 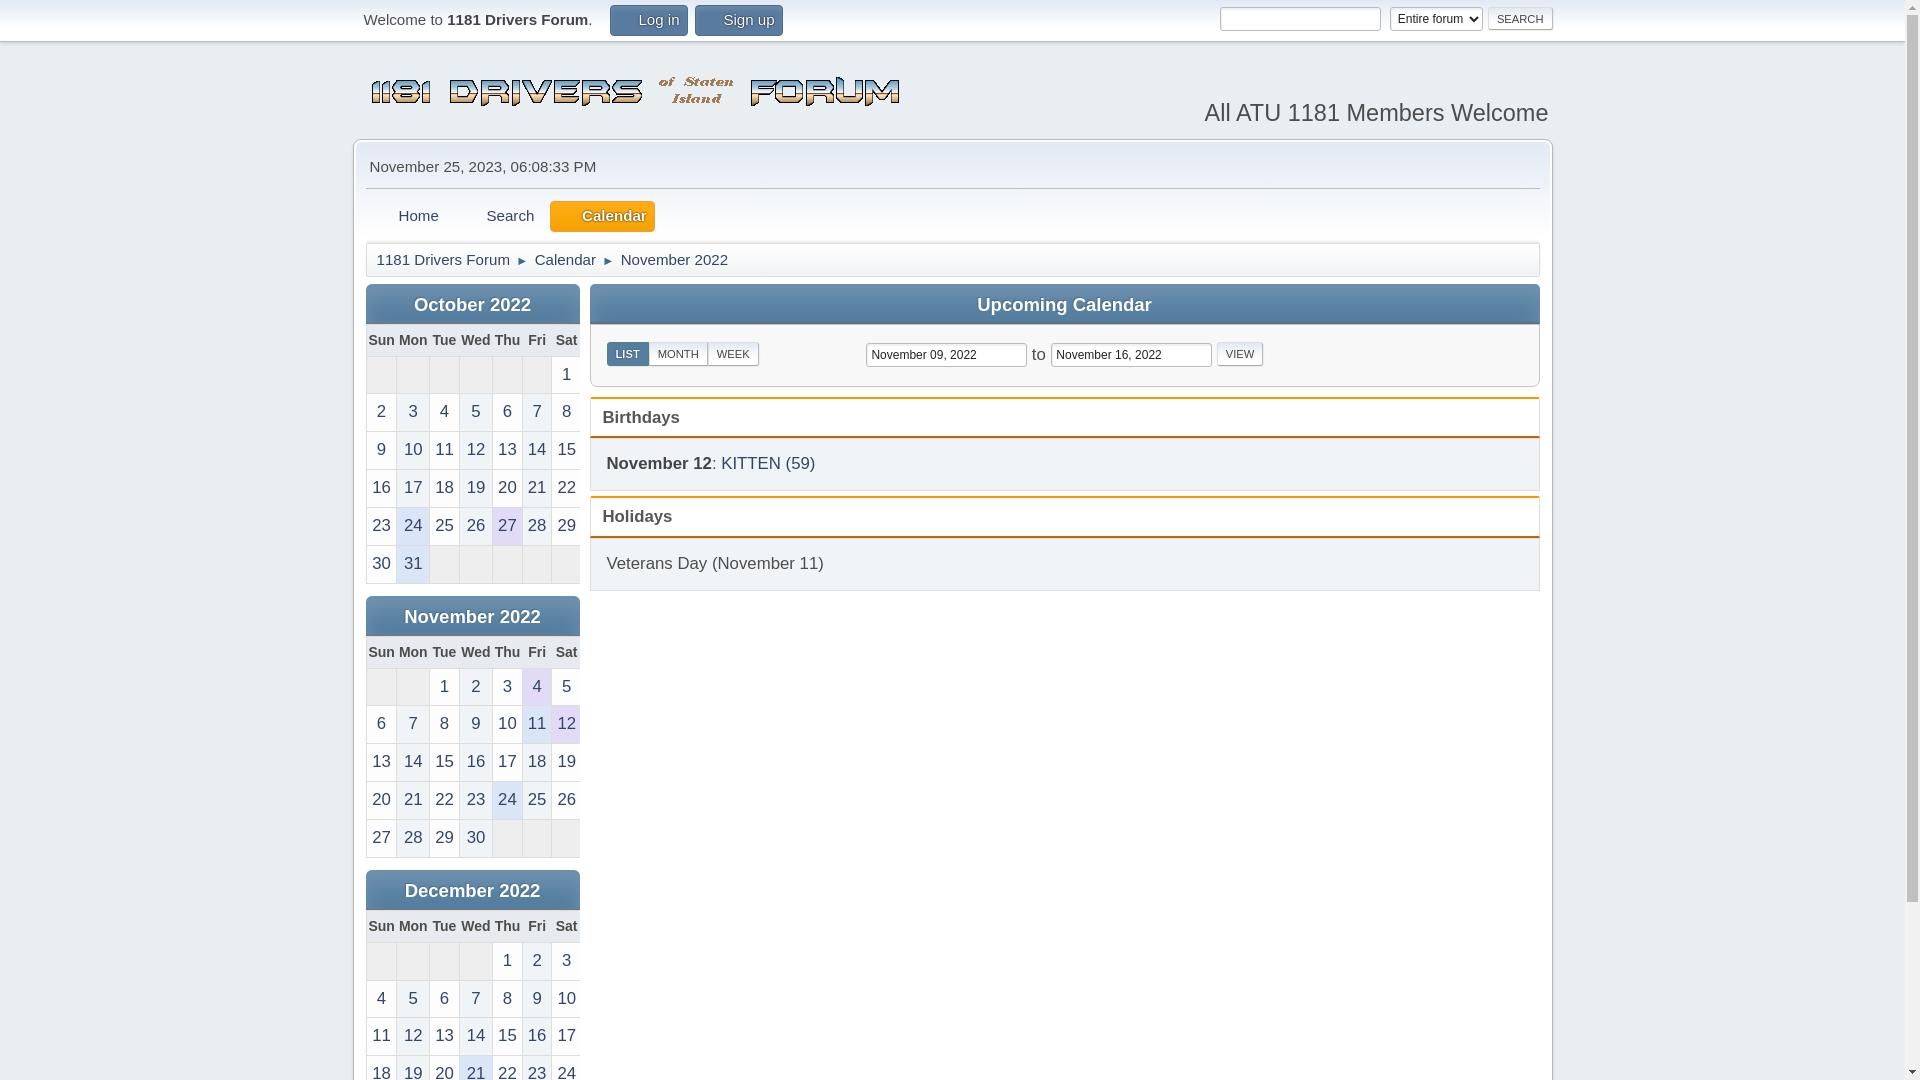 What do you see at coordinates (675, 255) in the screenshot?
I see `'November 2022'` at bounding box center [675, 255].